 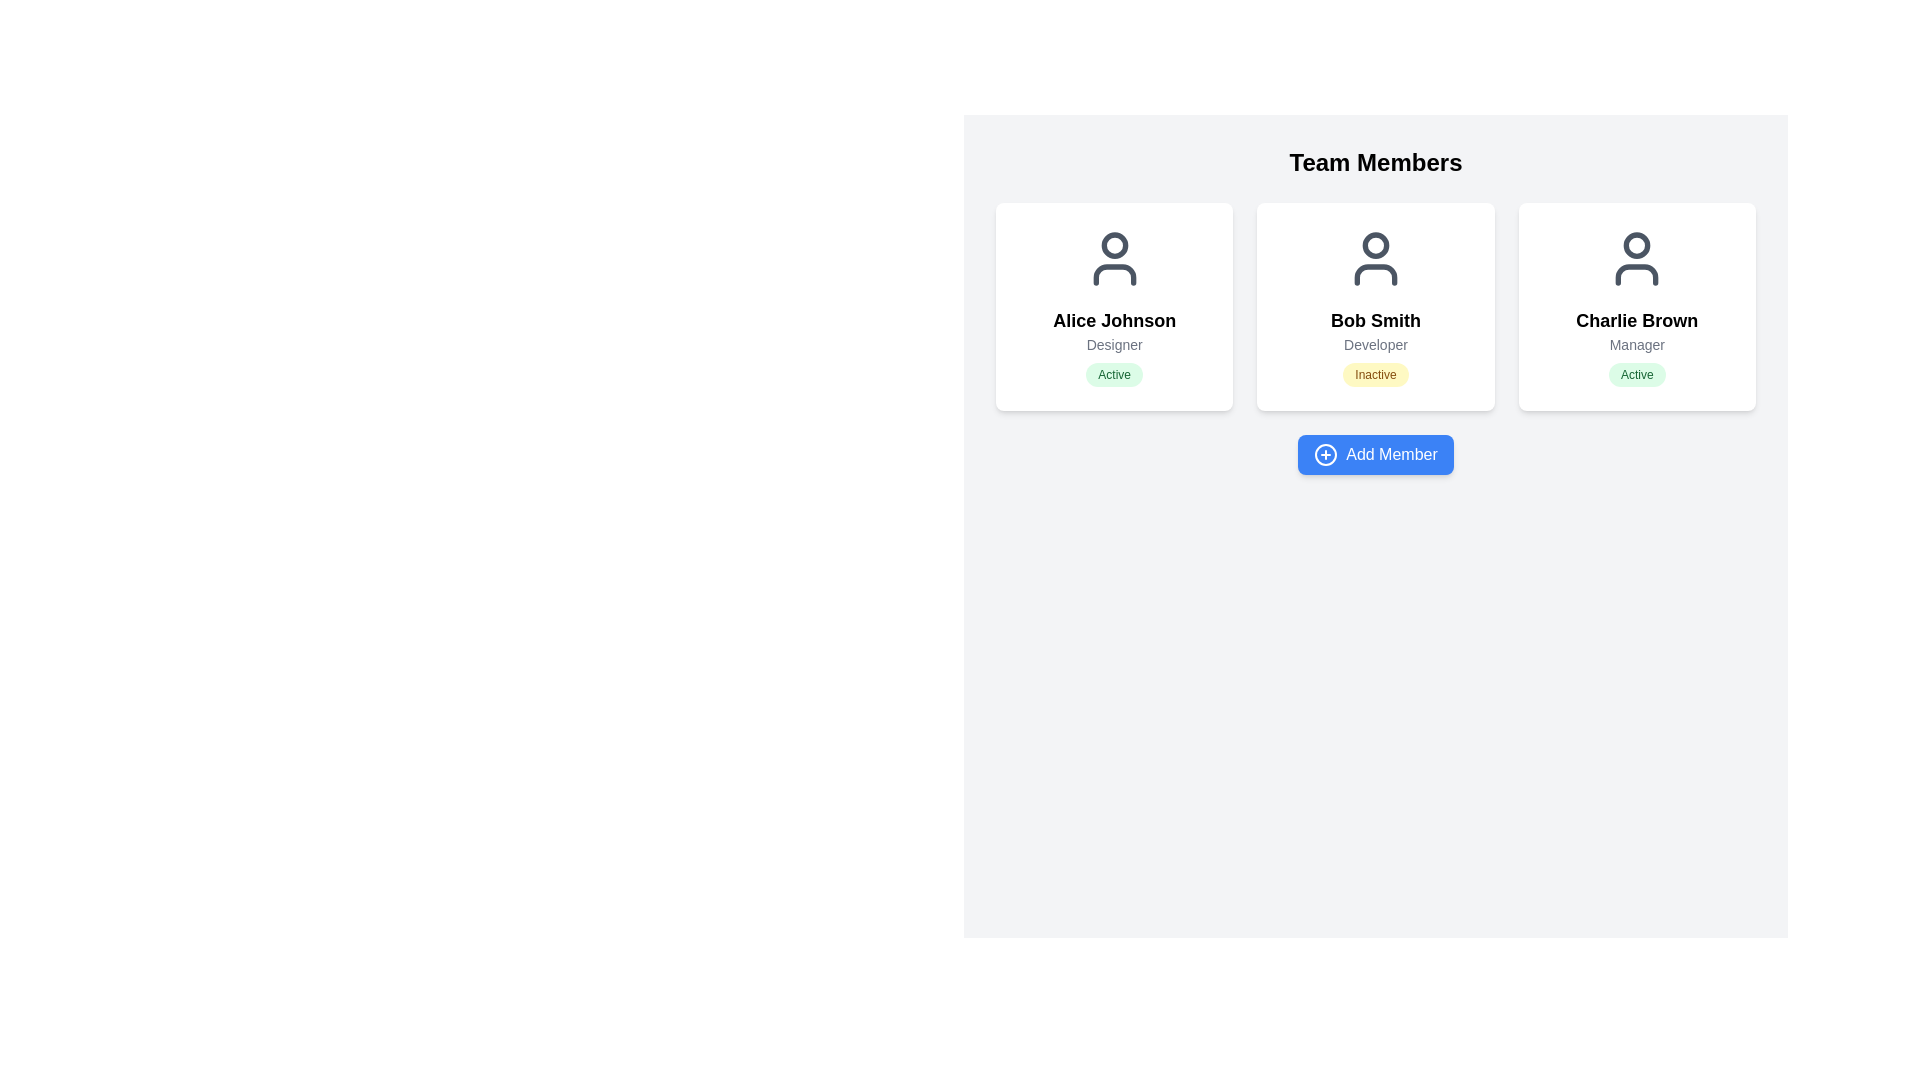 What do you see at coordinates (1326, 455) in the screenshot?
I see `the Circle Plus Symbol icon, which visually indicates the addition action within the 'Add Member' button` at bounding box center [1326, 455].